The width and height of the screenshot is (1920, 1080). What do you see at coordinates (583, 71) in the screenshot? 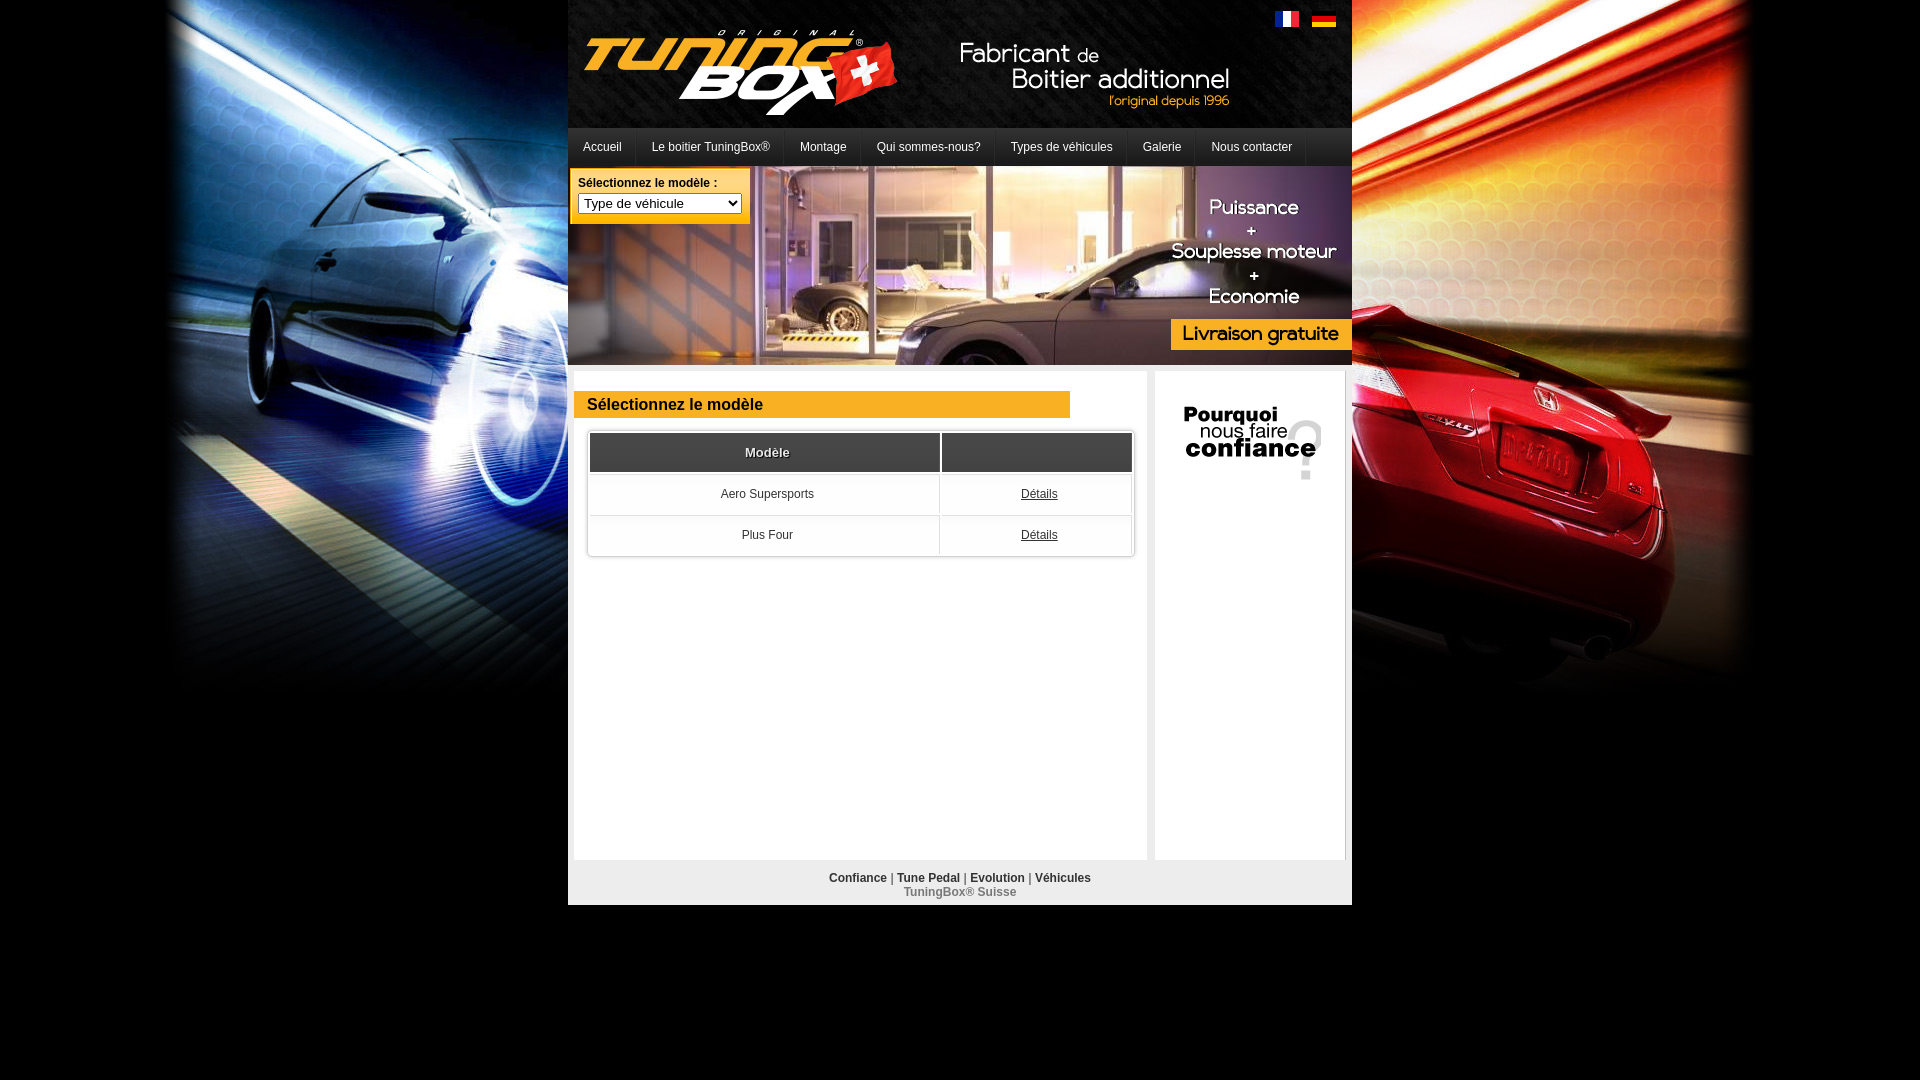
I see `'Boitier additionnel Tuningbox'` at bounding box center [583, 71].